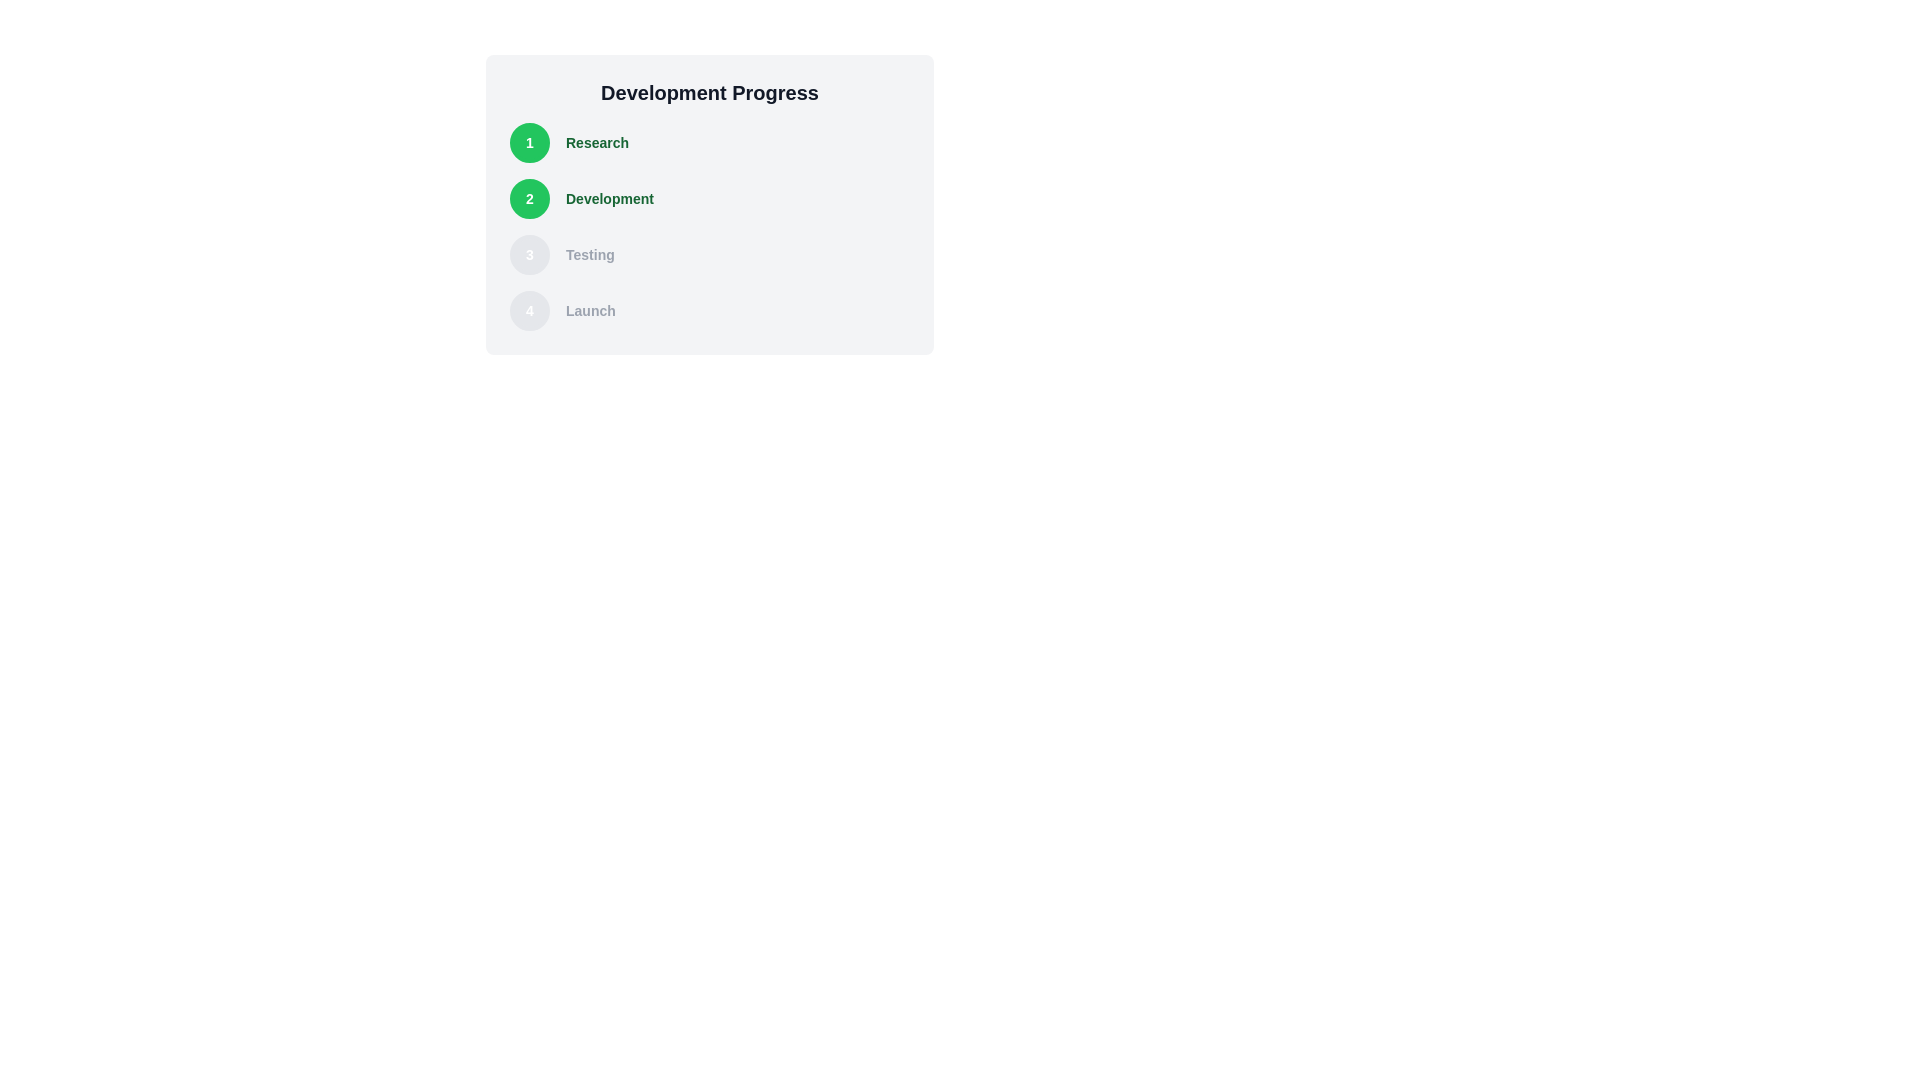 The width and height of the screenshot is (1920, 1080). Describe the element at coordinates (710, 199) in the screenshot. I see `the progress step indicator displaying the number '2' with the label 'Development' for its current status in the sequential process` at that location.